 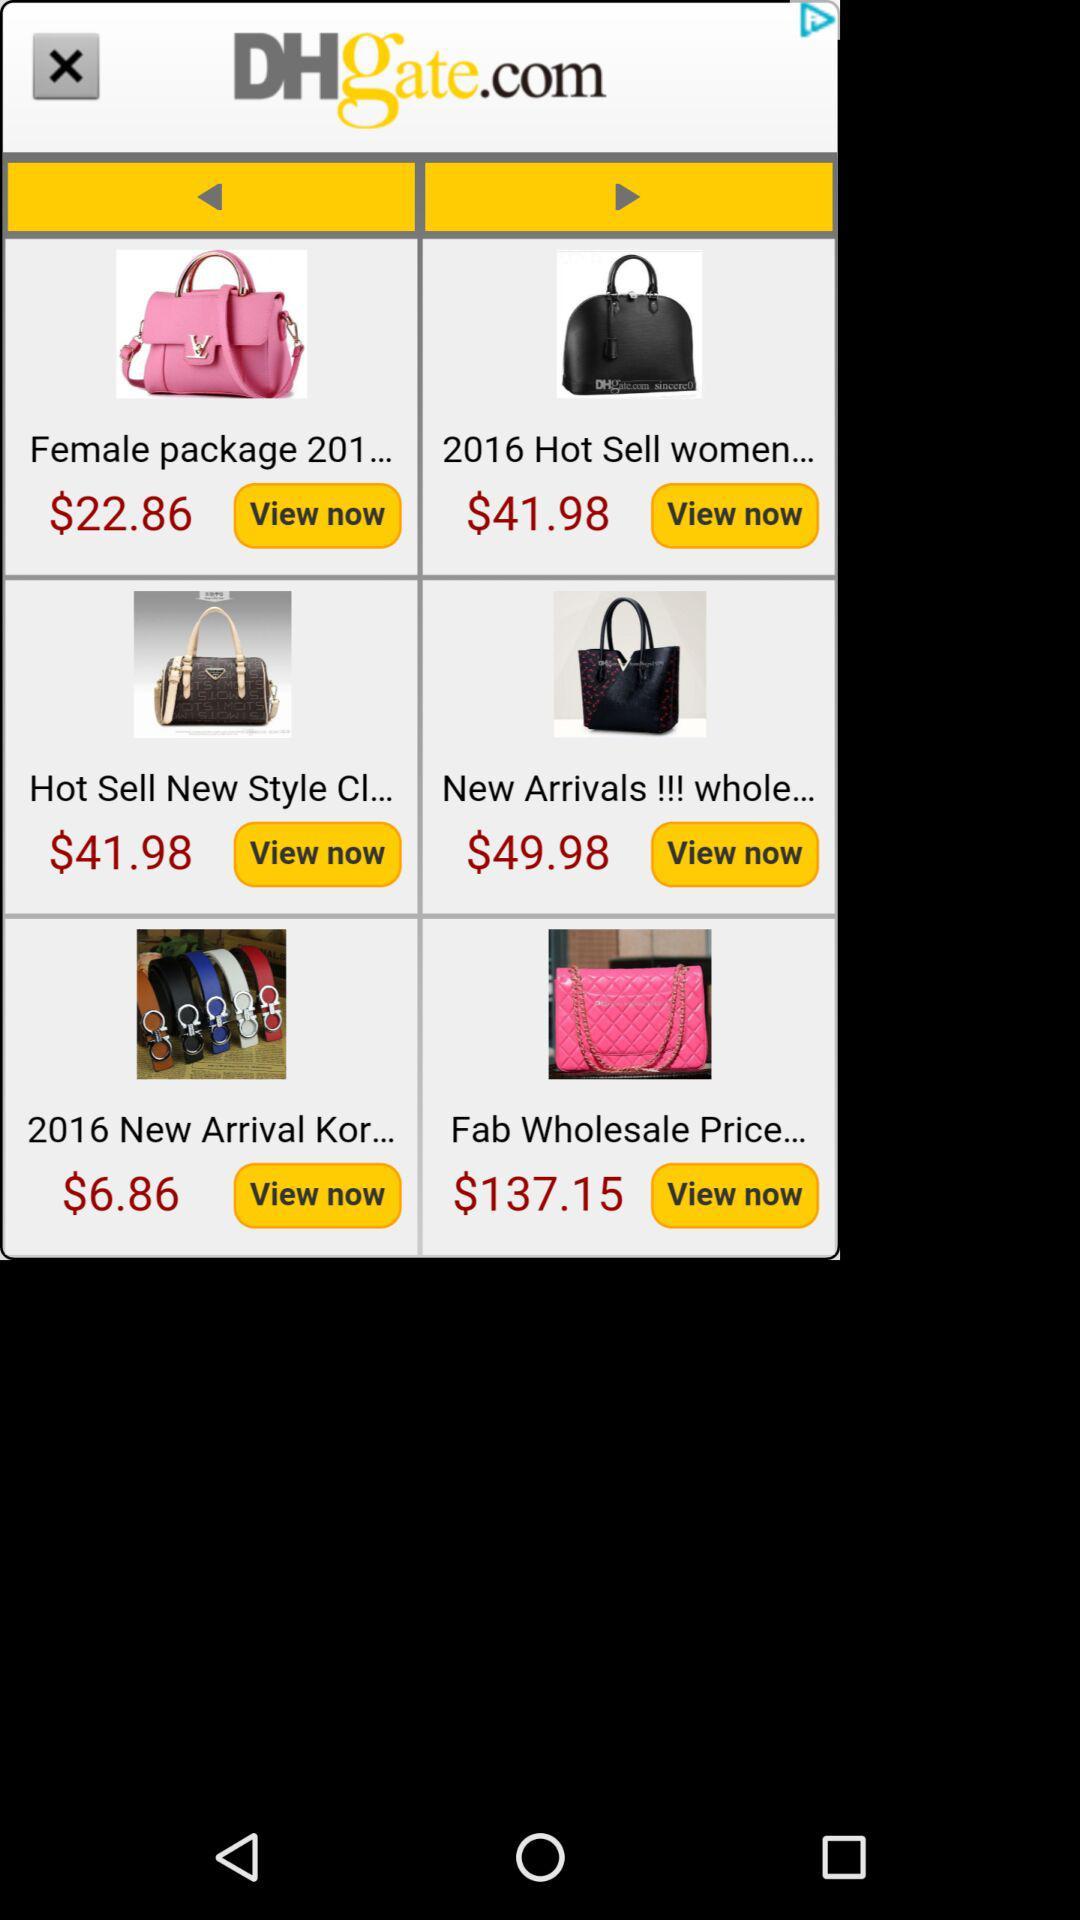 What do you see at coordinates (64, 70) in the screenshot?
I see `the close icon` at bounding box center [64, 70].